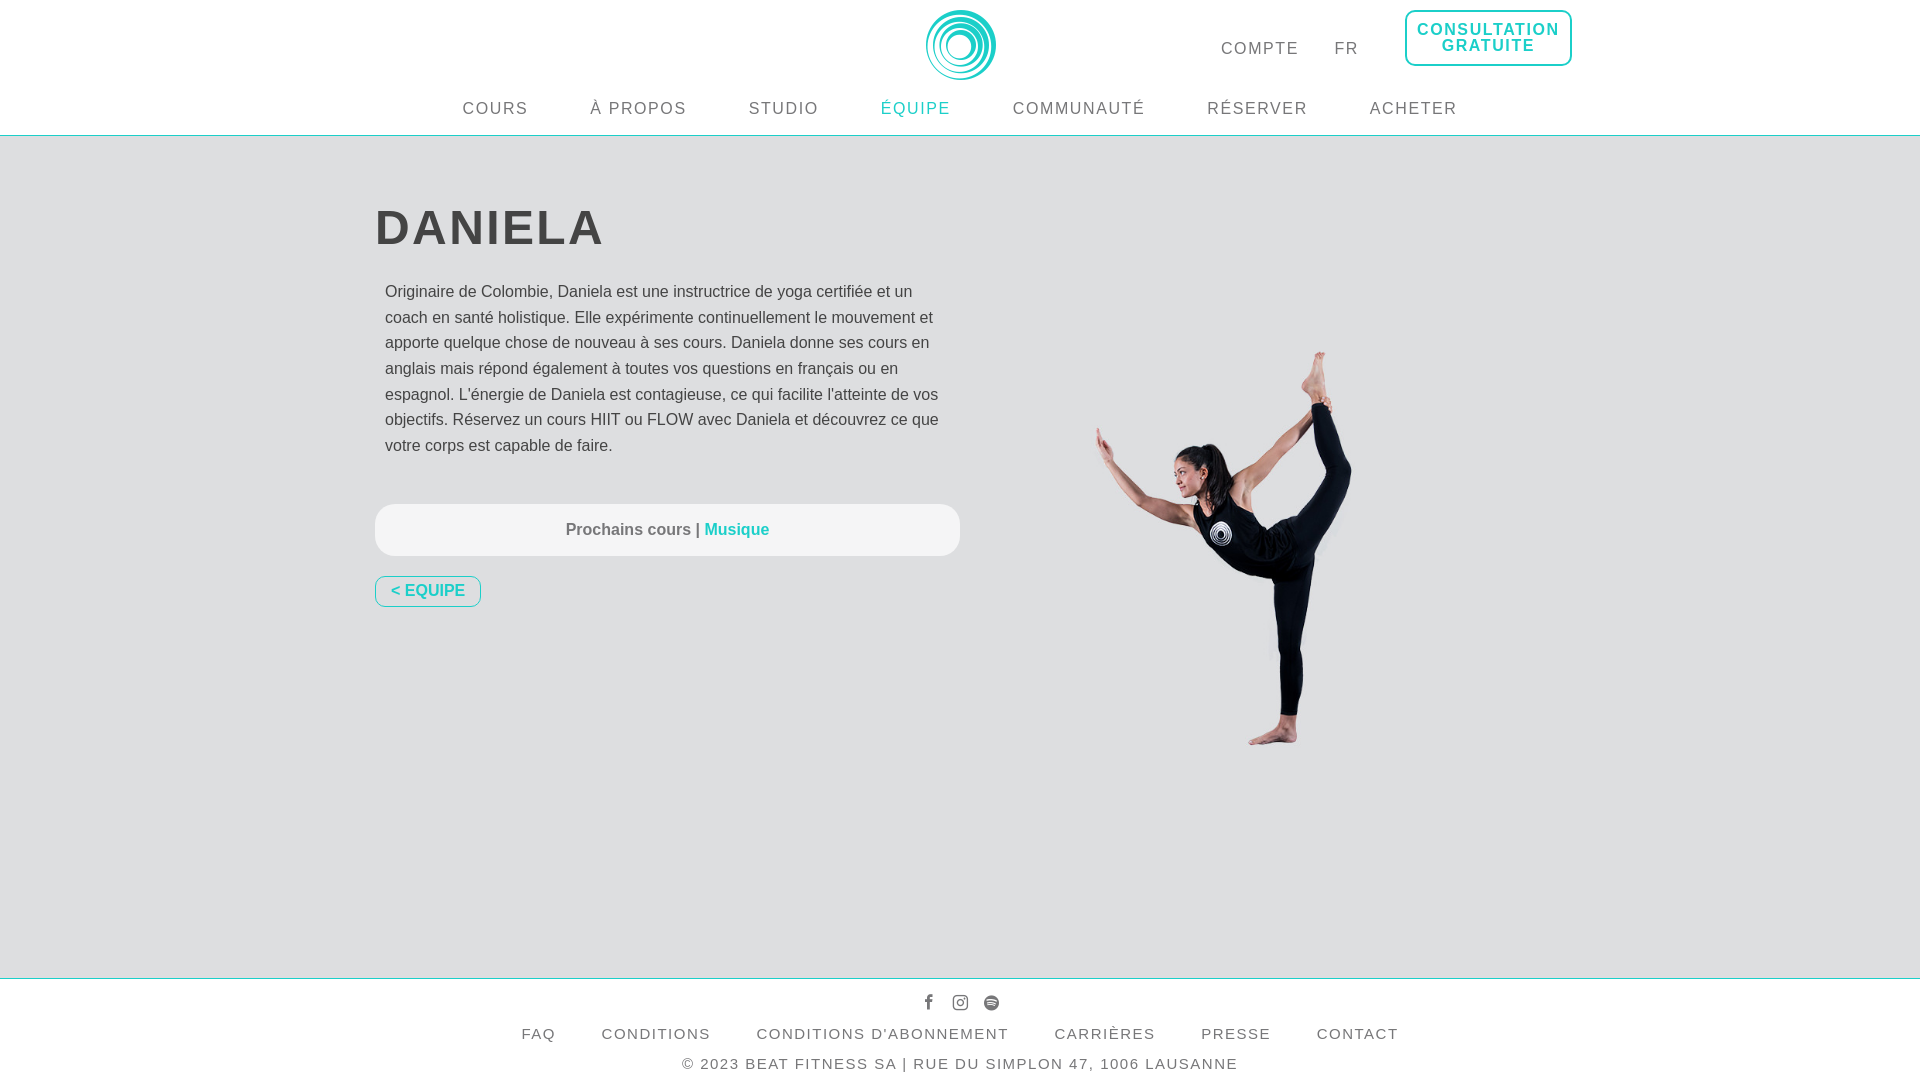 The height and width of the screenshot is (1080, 1920). Describe the element at coordinates (960, 1003) in the screenshot. I see `'instagram'` at that location.